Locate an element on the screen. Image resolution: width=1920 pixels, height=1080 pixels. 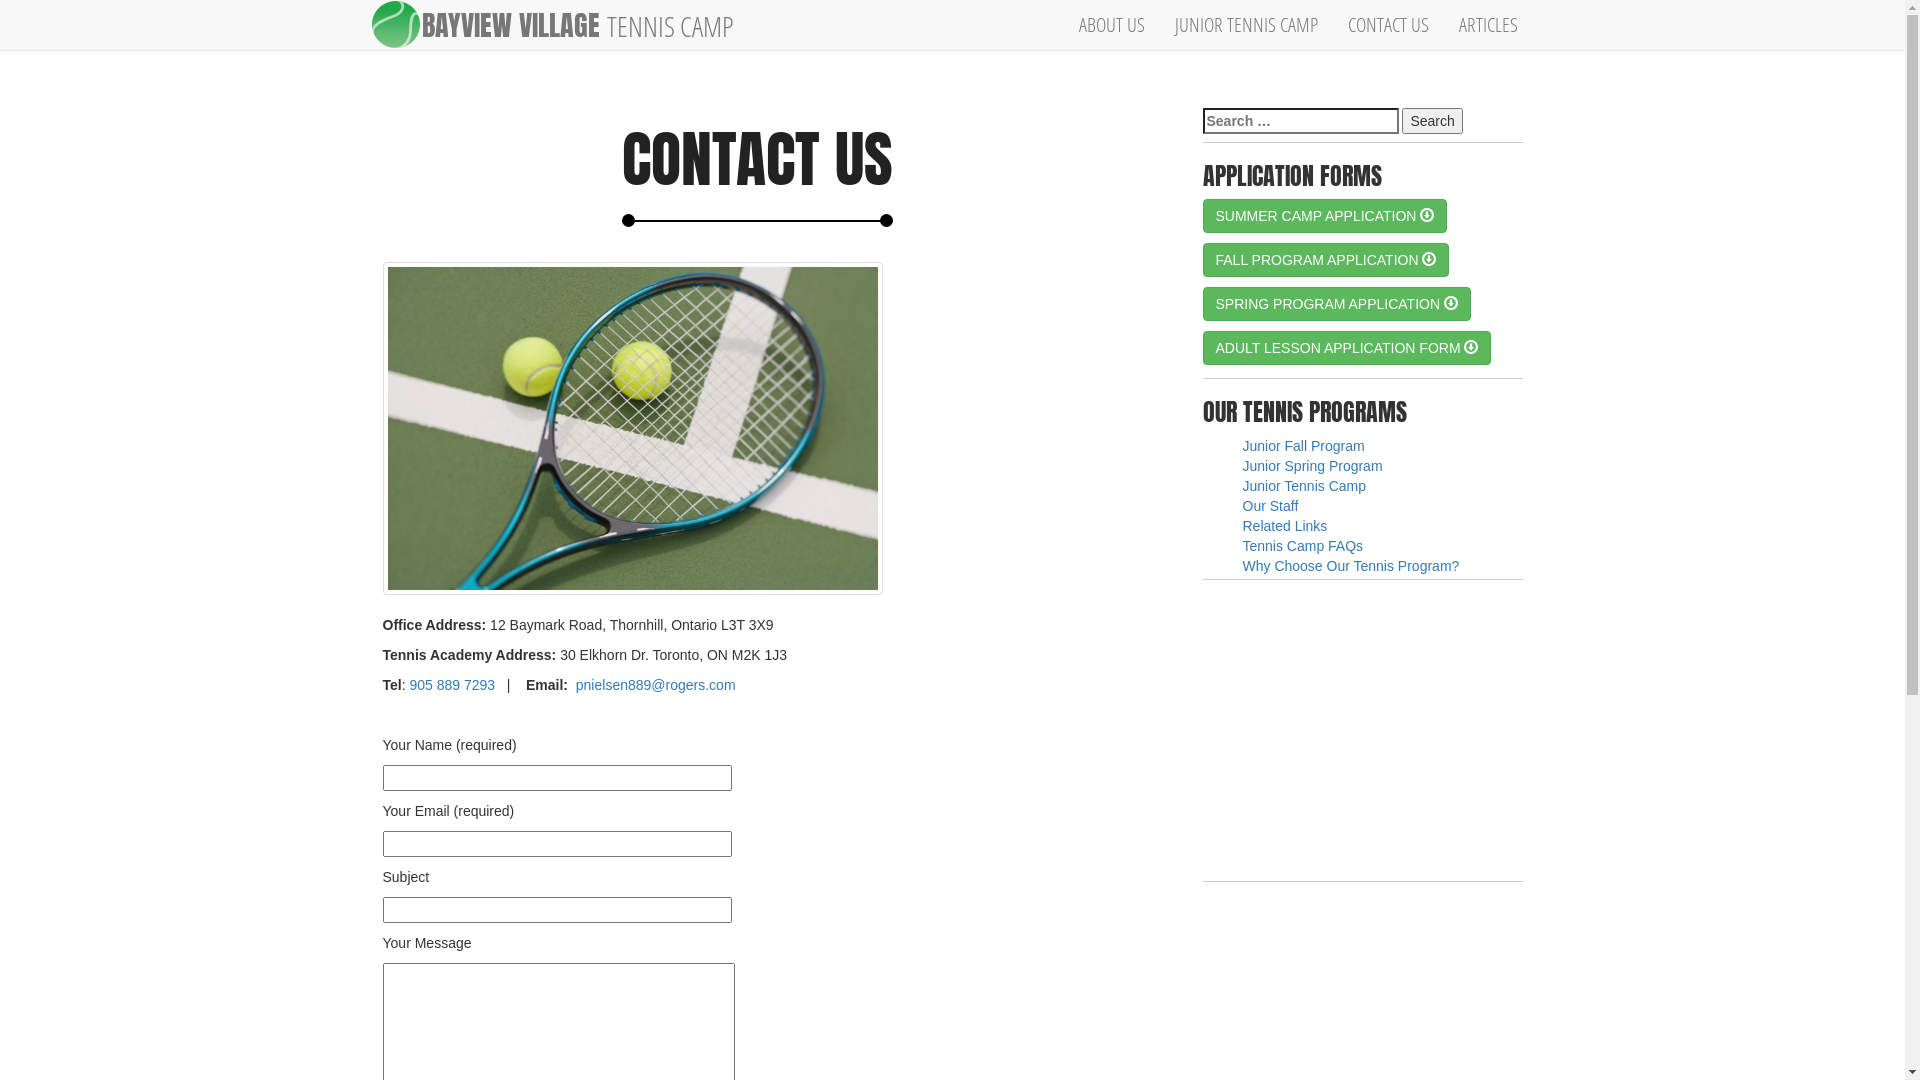
'ARTICLES' is located at coordinates (1488, 24).